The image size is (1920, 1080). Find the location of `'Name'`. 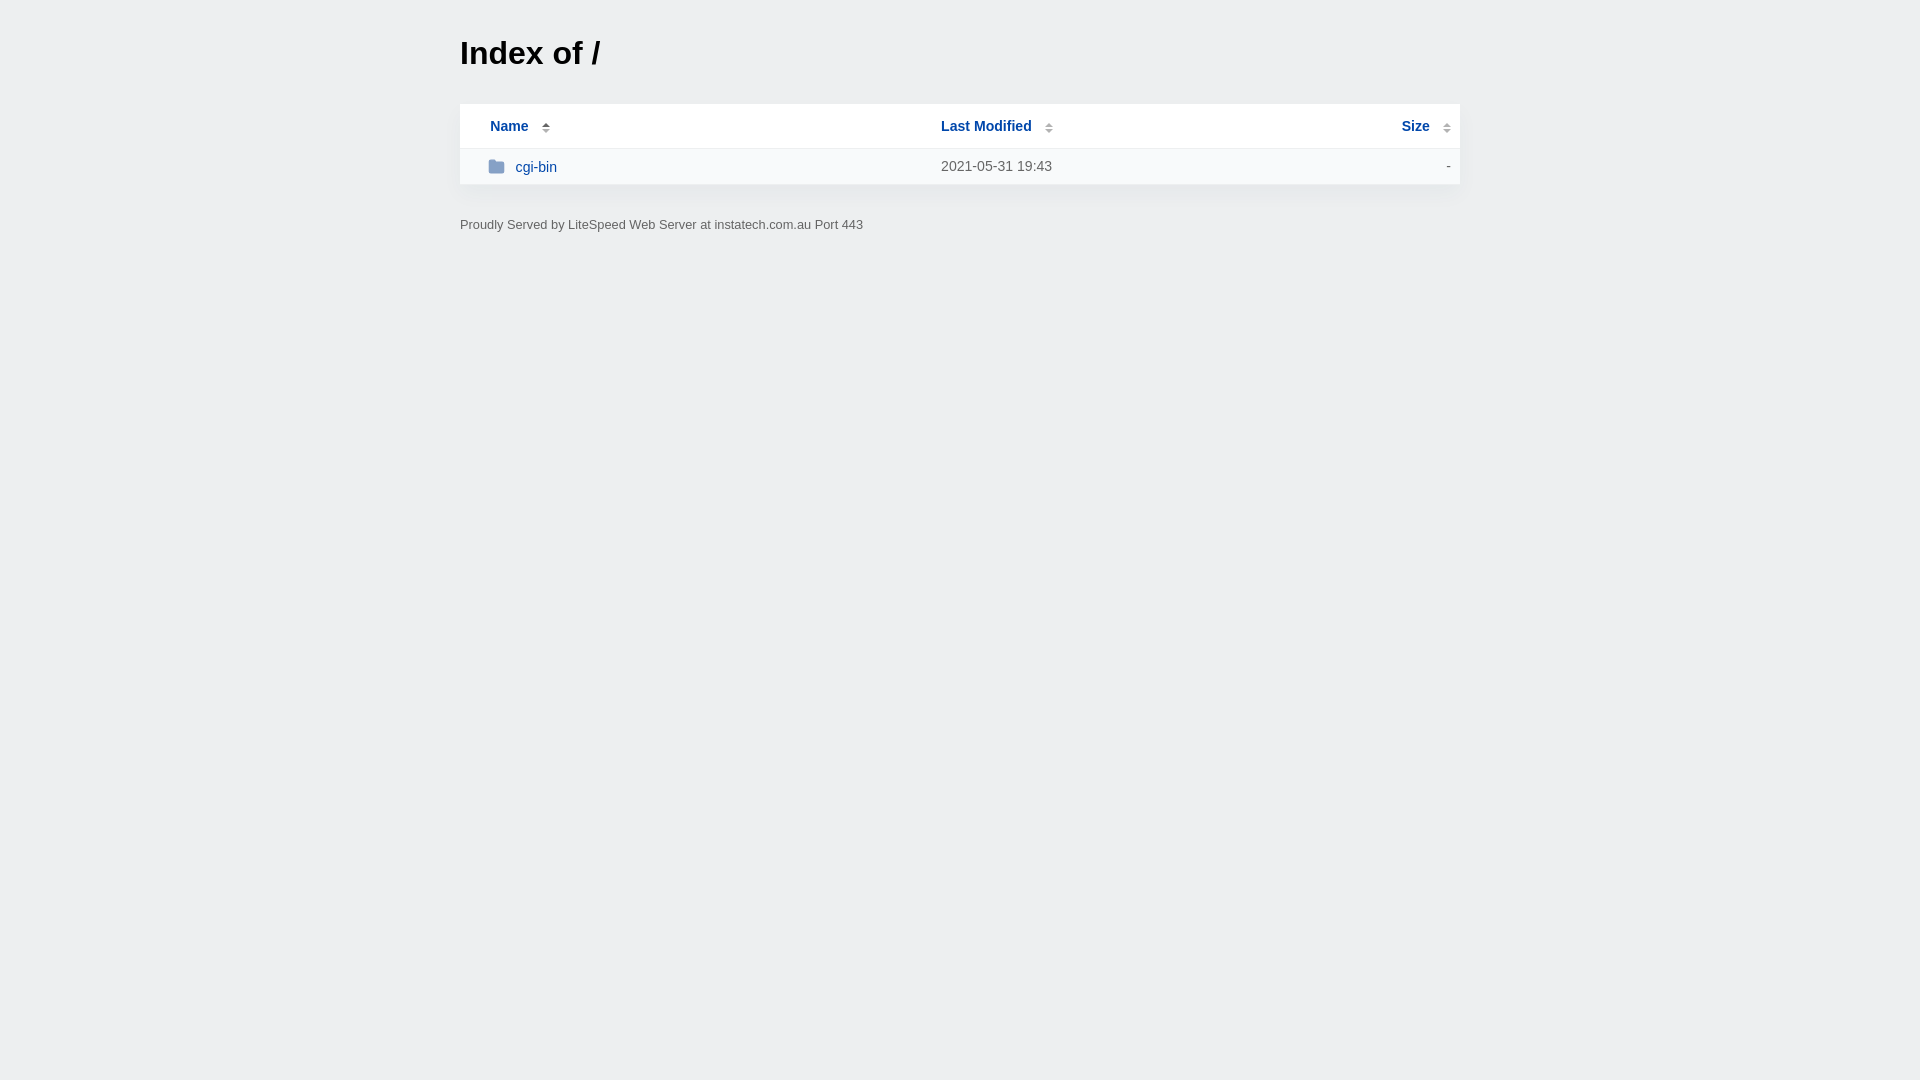

'Name' is located at coordinates (508, 126).